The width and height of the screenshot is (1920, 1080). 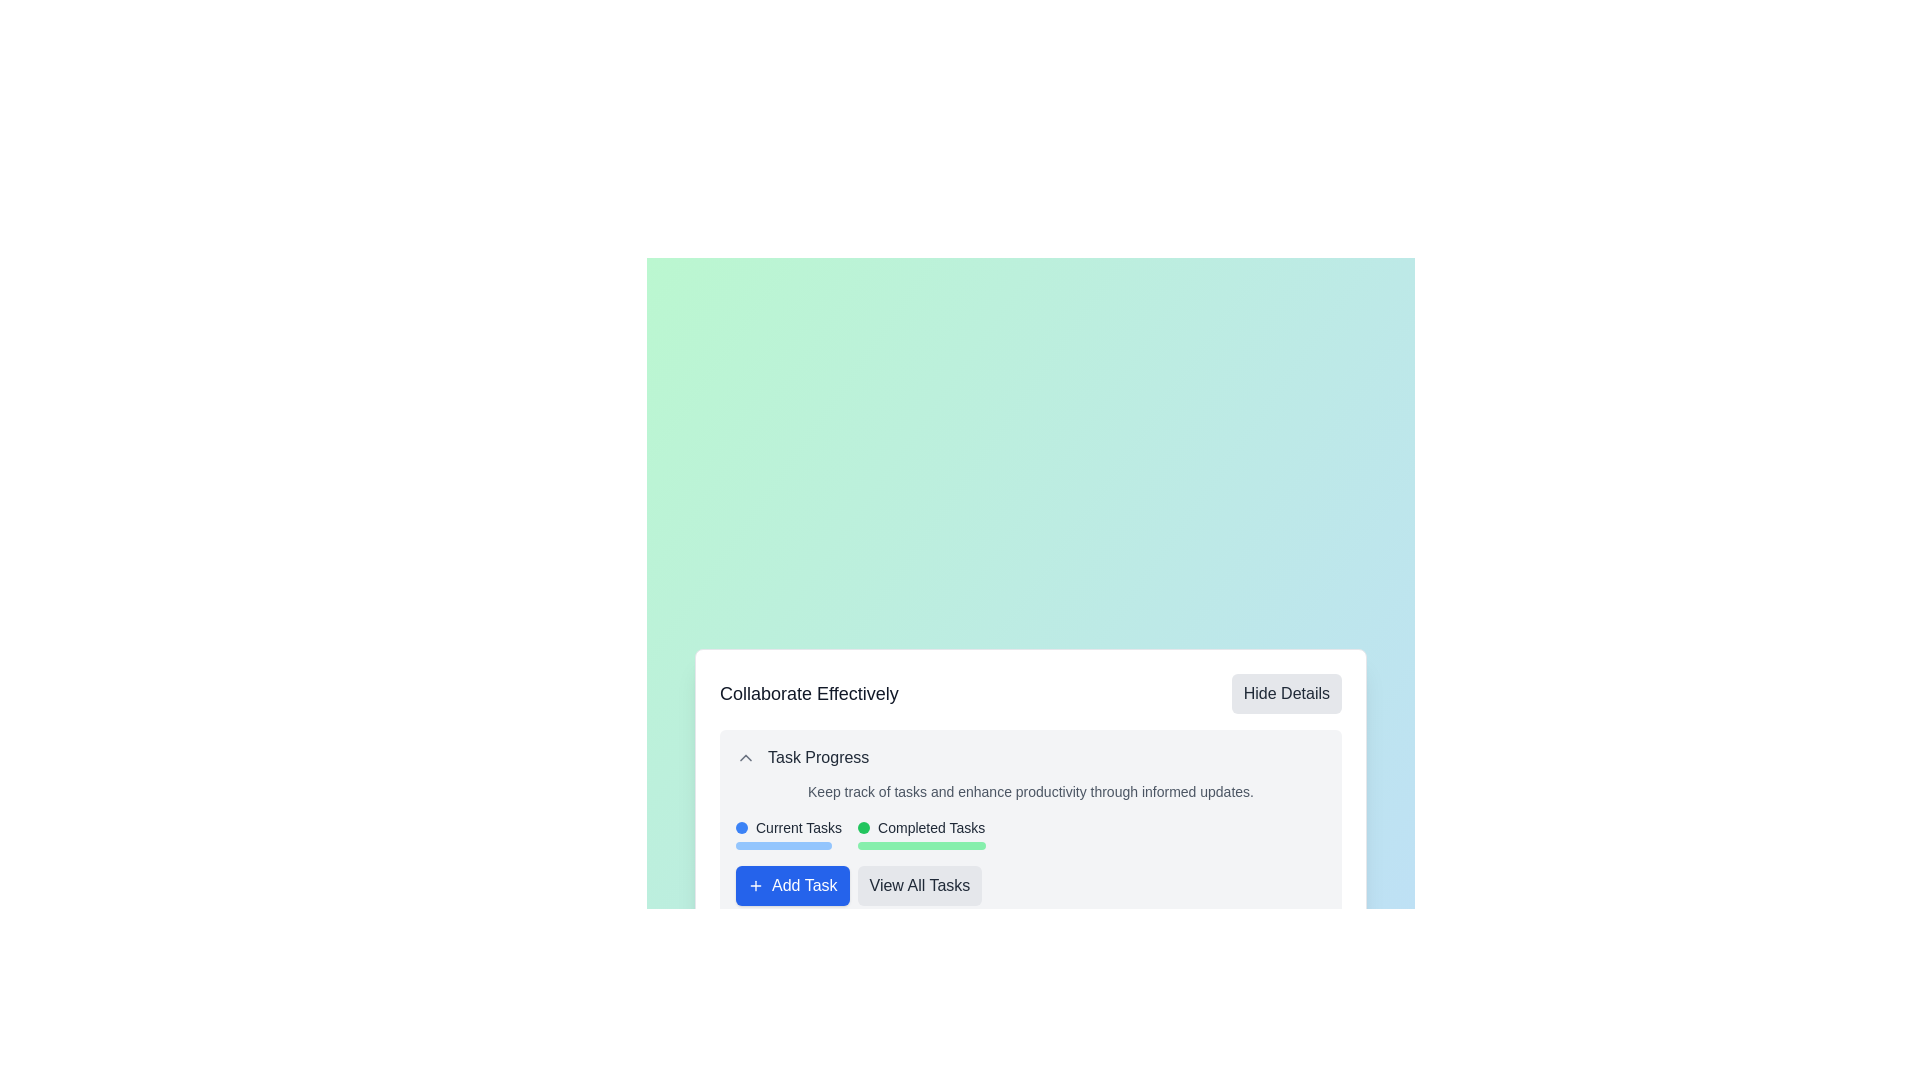 I want to click on the progress indicator of the 'Completed Tasks' text label, which features a green circular indicator and is part of a task-tracking interface, so click(x=921, y=833).